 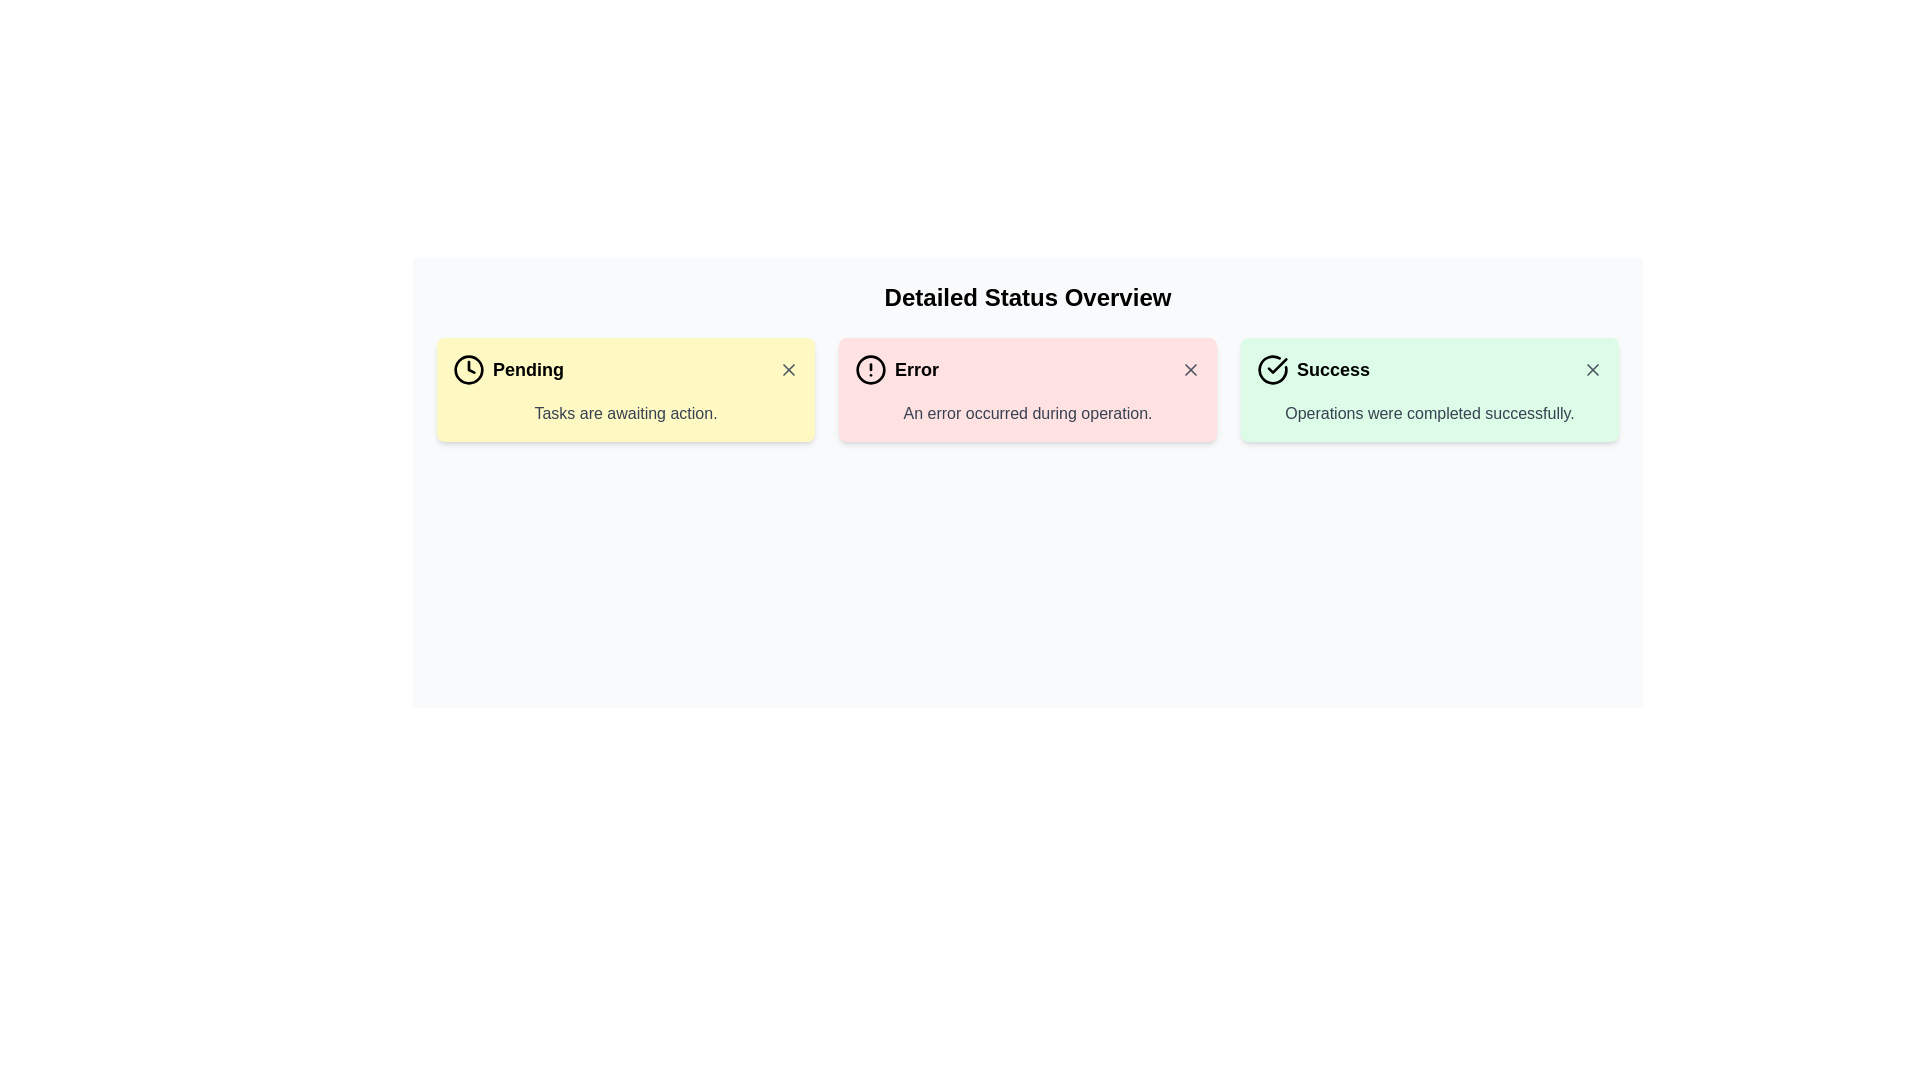 I want to click on success message from the Informational box indicating successful completion of an operation, which is the rightmost box in a row of three within the 'Detailed Status Overview' grid layout, so click(x=1429, y=389).